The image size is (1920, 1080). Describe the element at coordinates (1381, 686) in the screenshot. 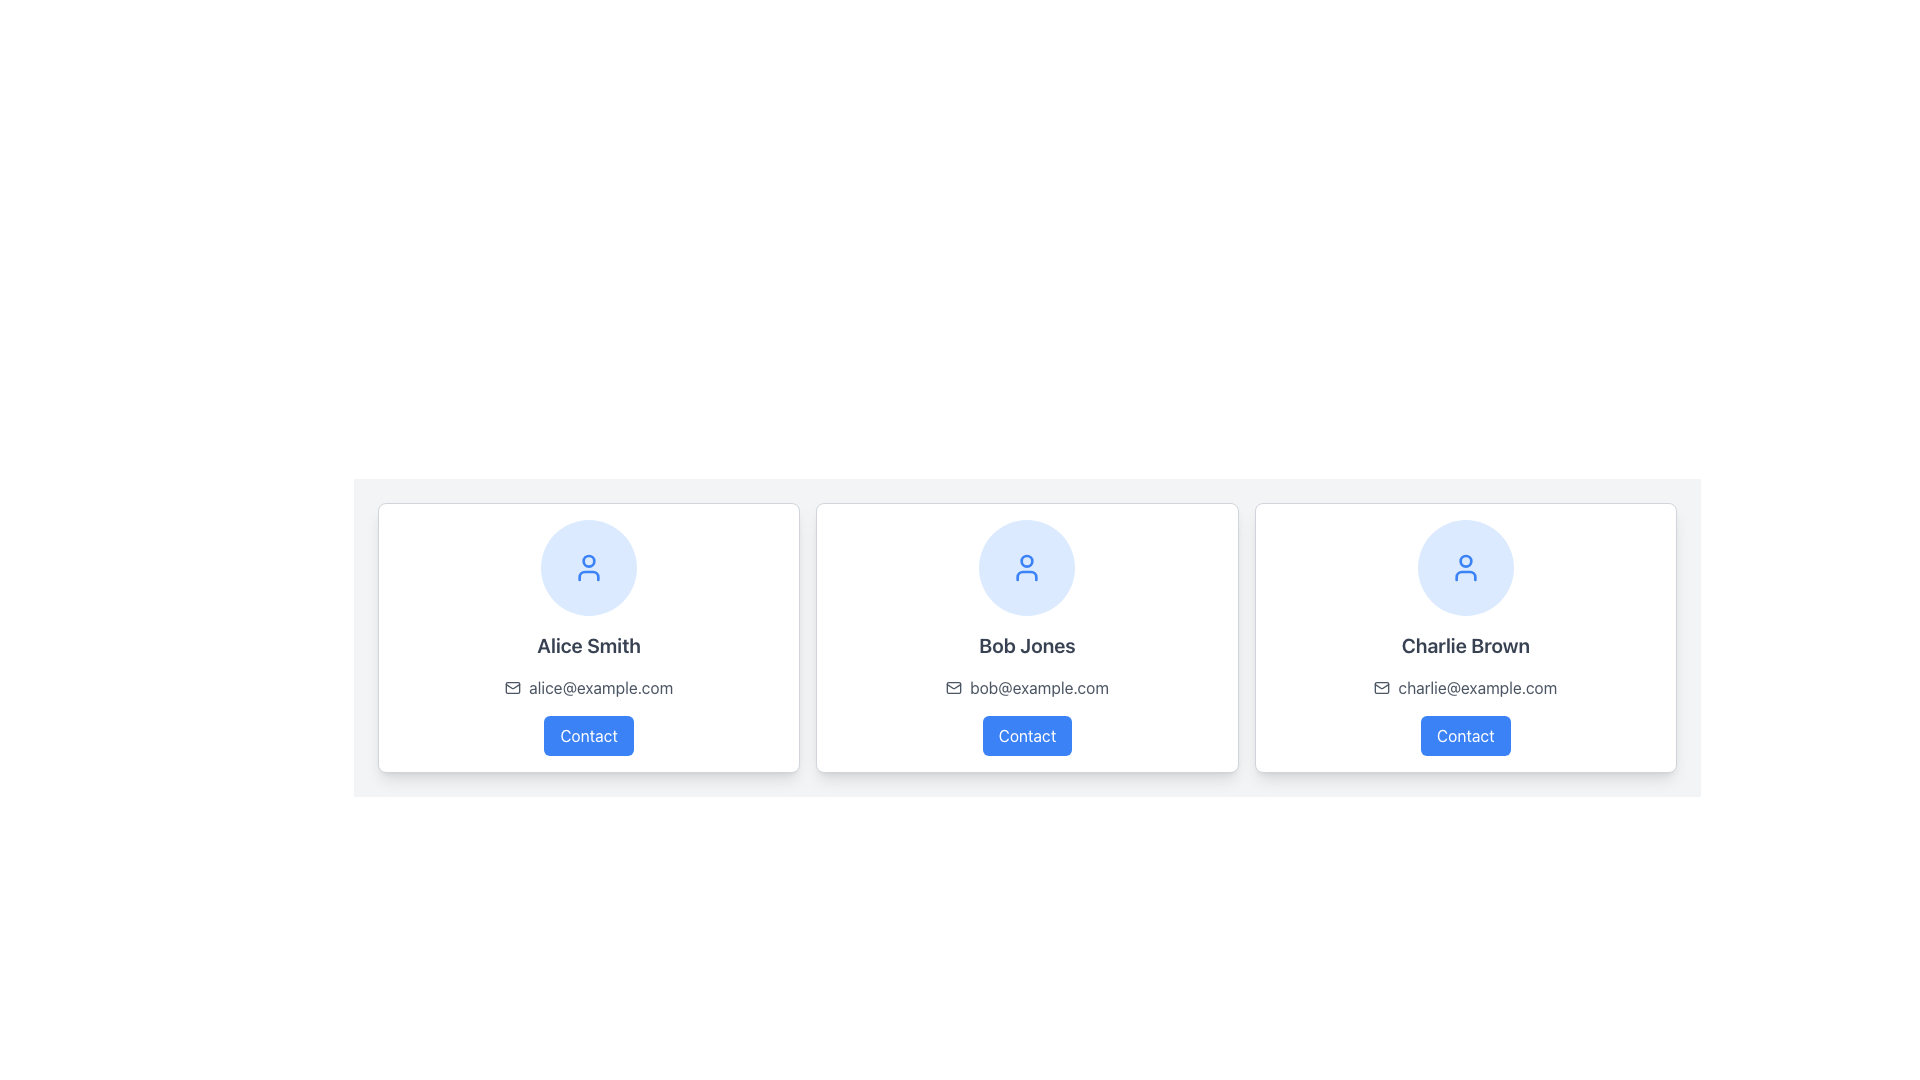

I see `the small mail icon with an envelope representation, which is located in the top-left corner of the information panel for Charlie Brown, preceding the text 'charlie@example.com'` at that location.